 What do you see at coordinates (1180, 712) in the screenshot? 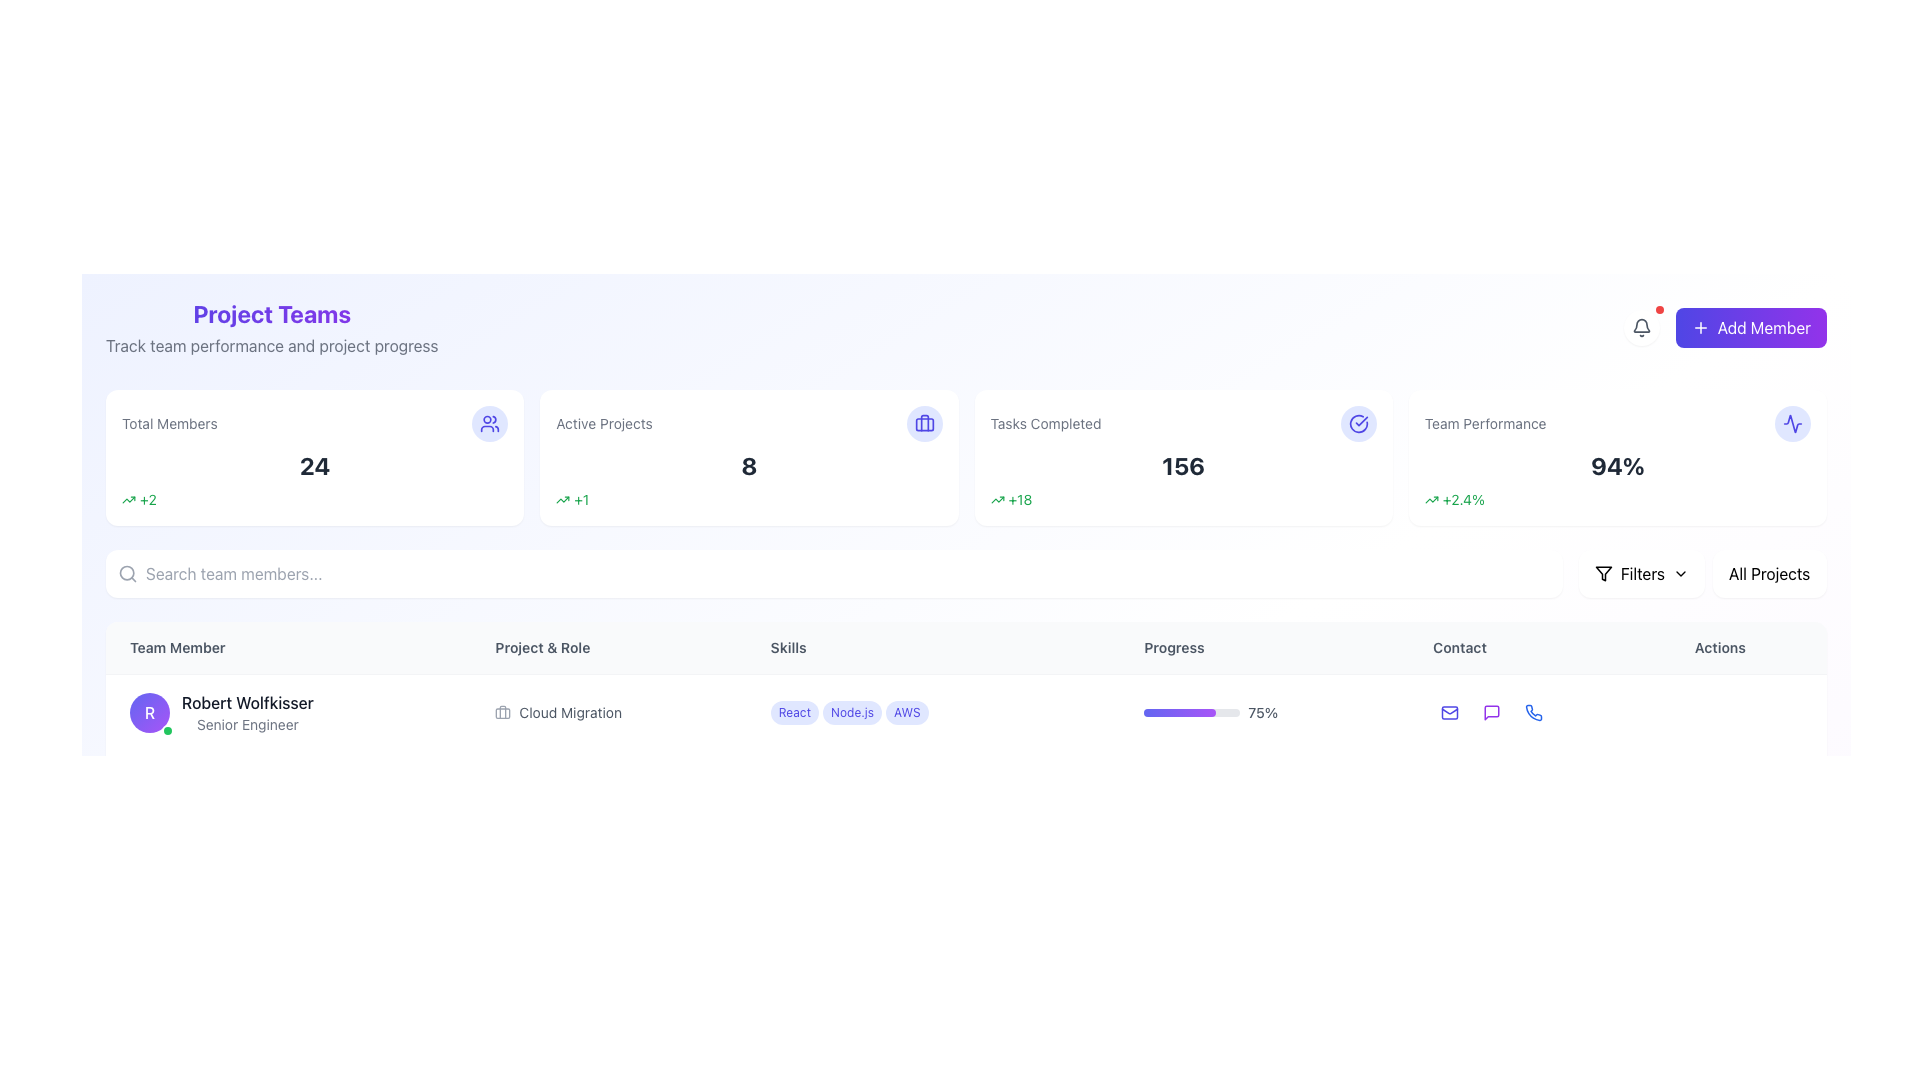
I see `progress bar indicator that visually represents 75% completion, located in the 'Progress' column of the team member's row for design verification` at bounding box center [1180, 712].